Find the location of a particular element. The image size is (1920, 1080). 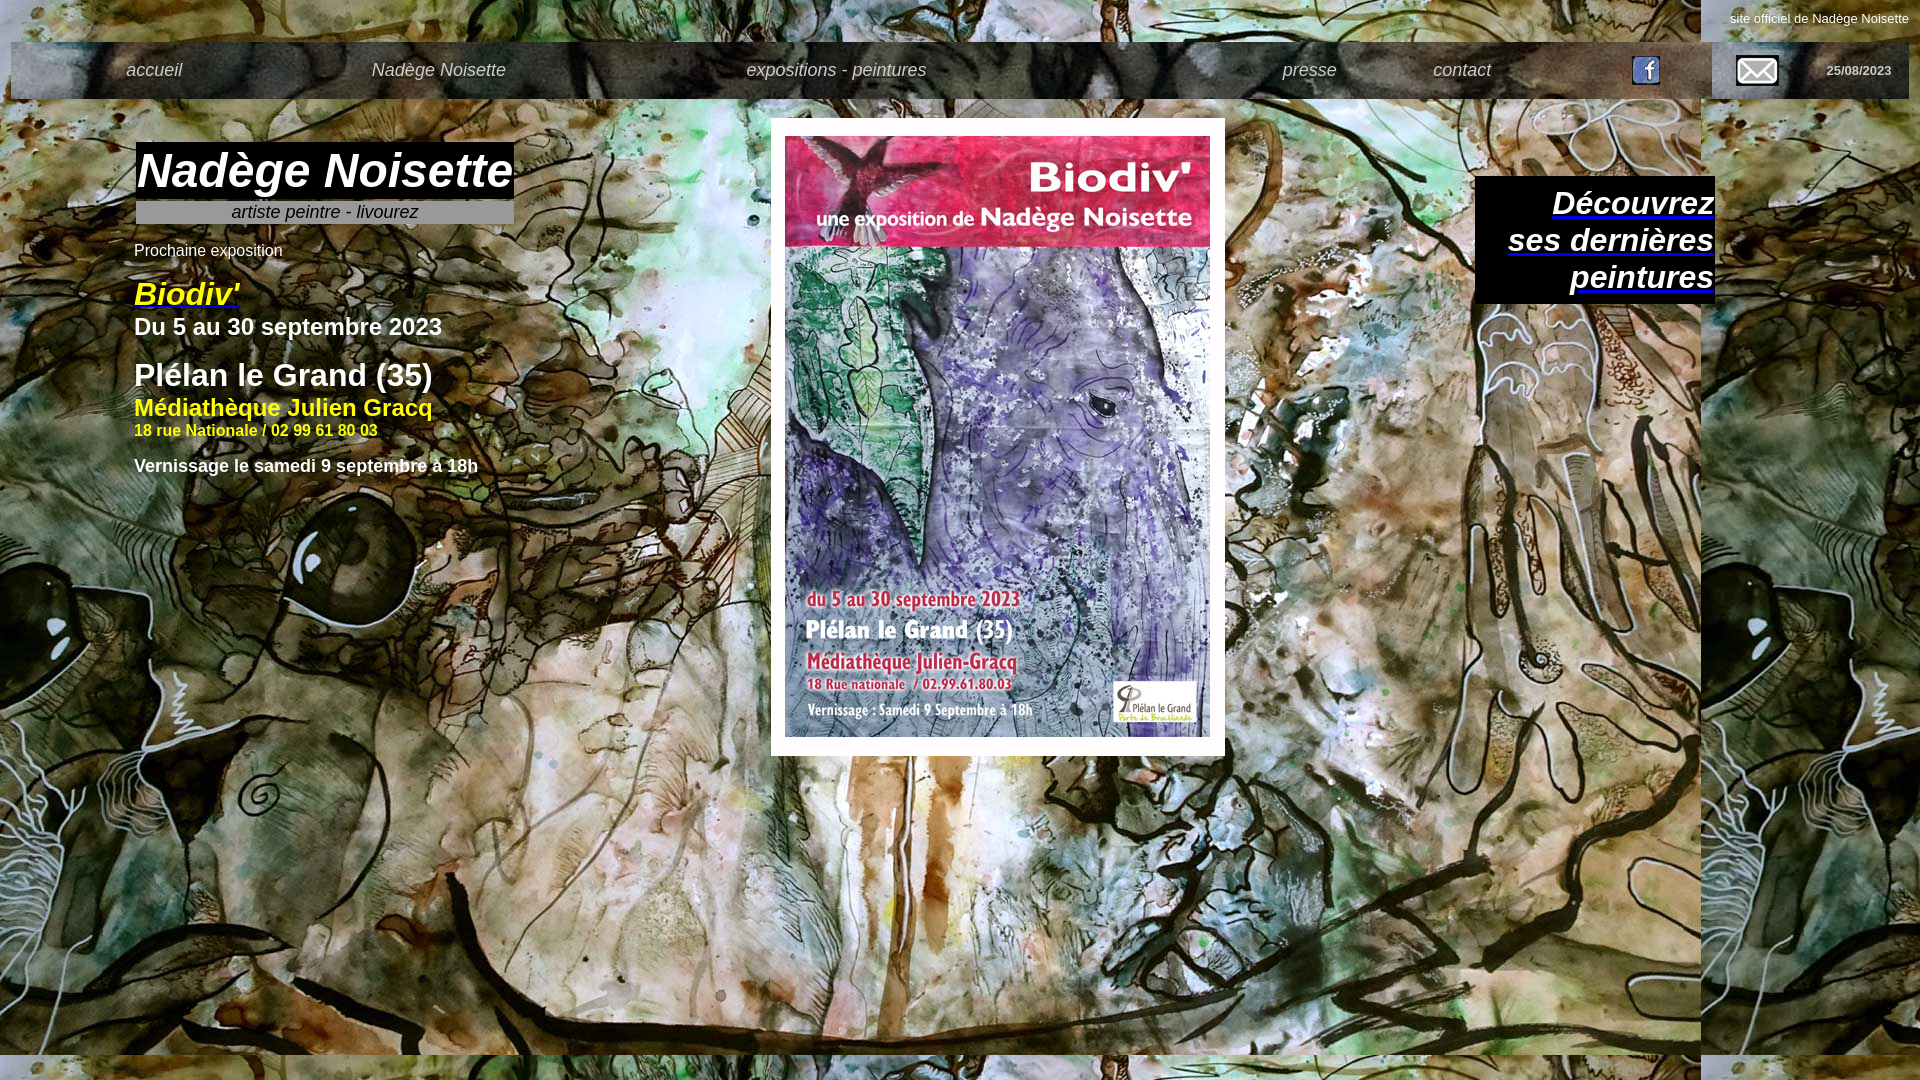

'accueil' is located at coordinates (152, 68).